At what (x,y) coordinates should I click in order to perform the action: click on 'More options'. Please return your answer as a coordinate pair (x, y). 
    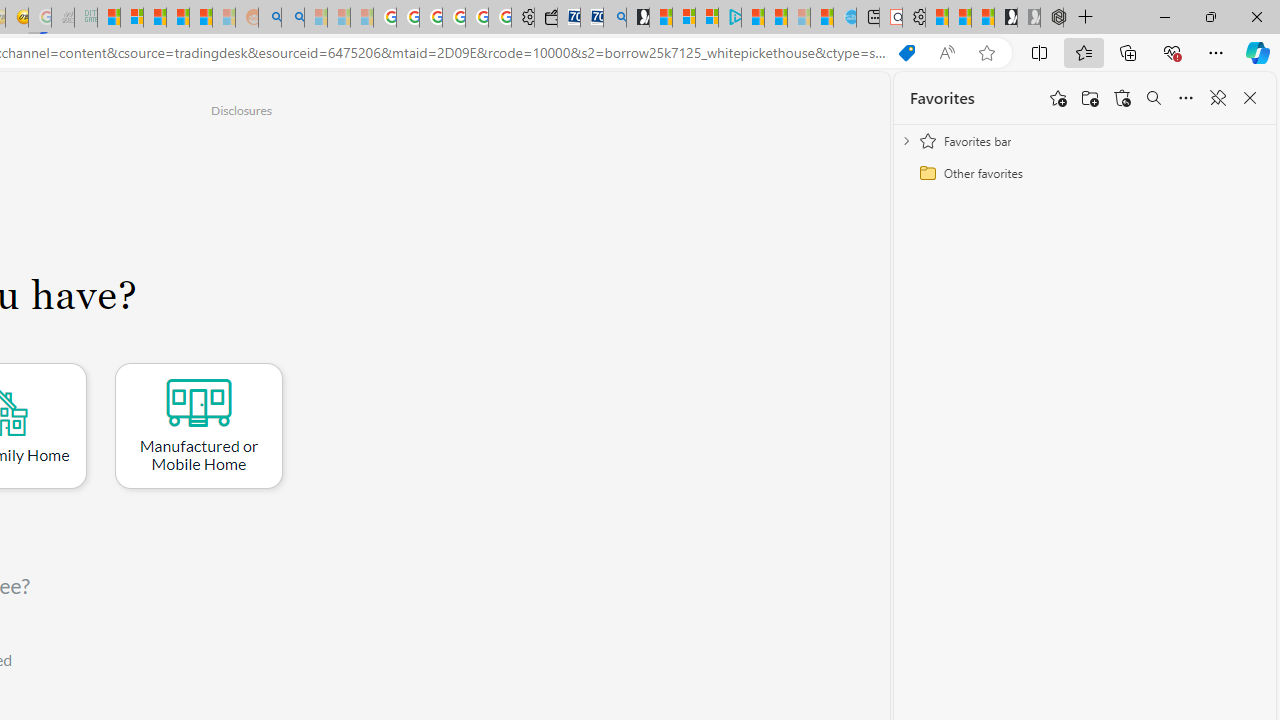
    Looking at the image, I should click on (1186, 98).